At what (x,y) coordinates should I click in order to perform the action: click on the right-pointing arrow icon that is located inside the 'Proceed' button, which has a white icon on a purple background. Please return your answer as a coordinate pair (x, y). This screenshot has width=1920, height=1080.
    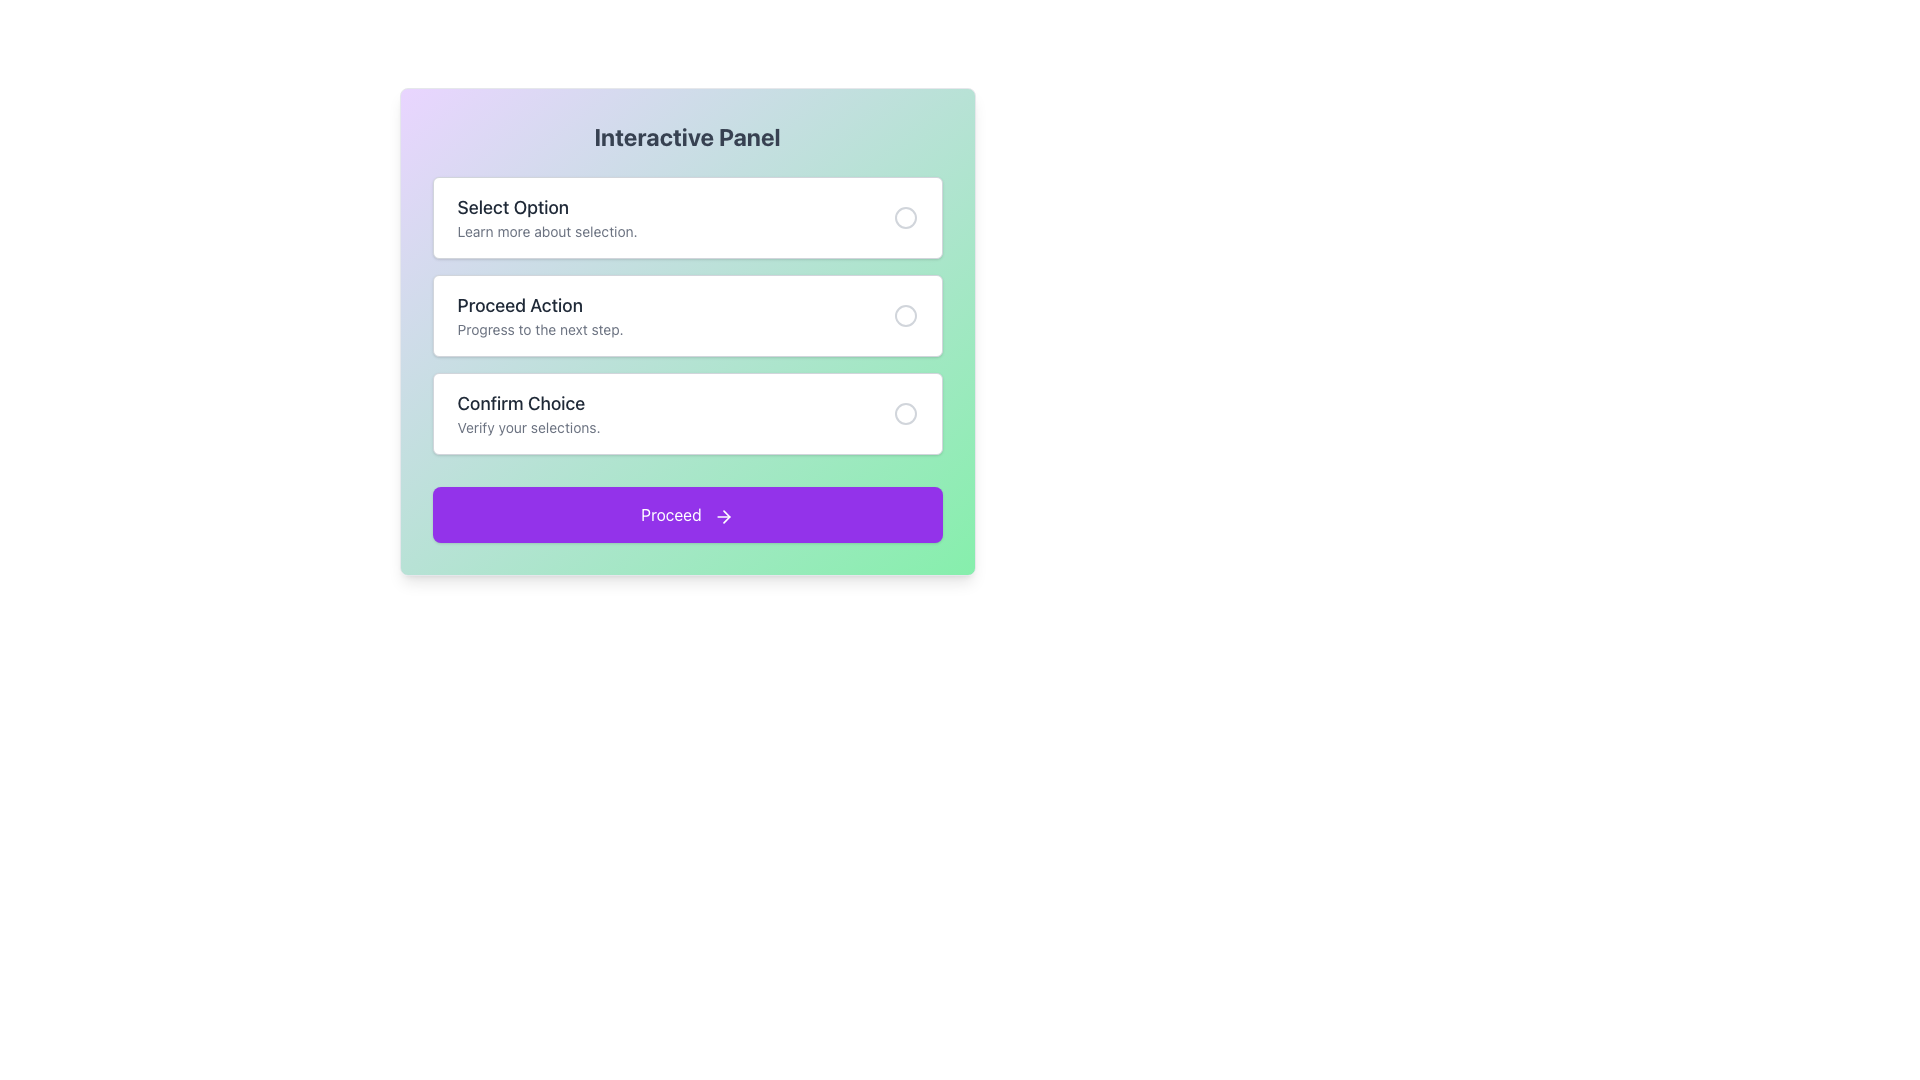
    Looking at the image, I should click on (722, 515).